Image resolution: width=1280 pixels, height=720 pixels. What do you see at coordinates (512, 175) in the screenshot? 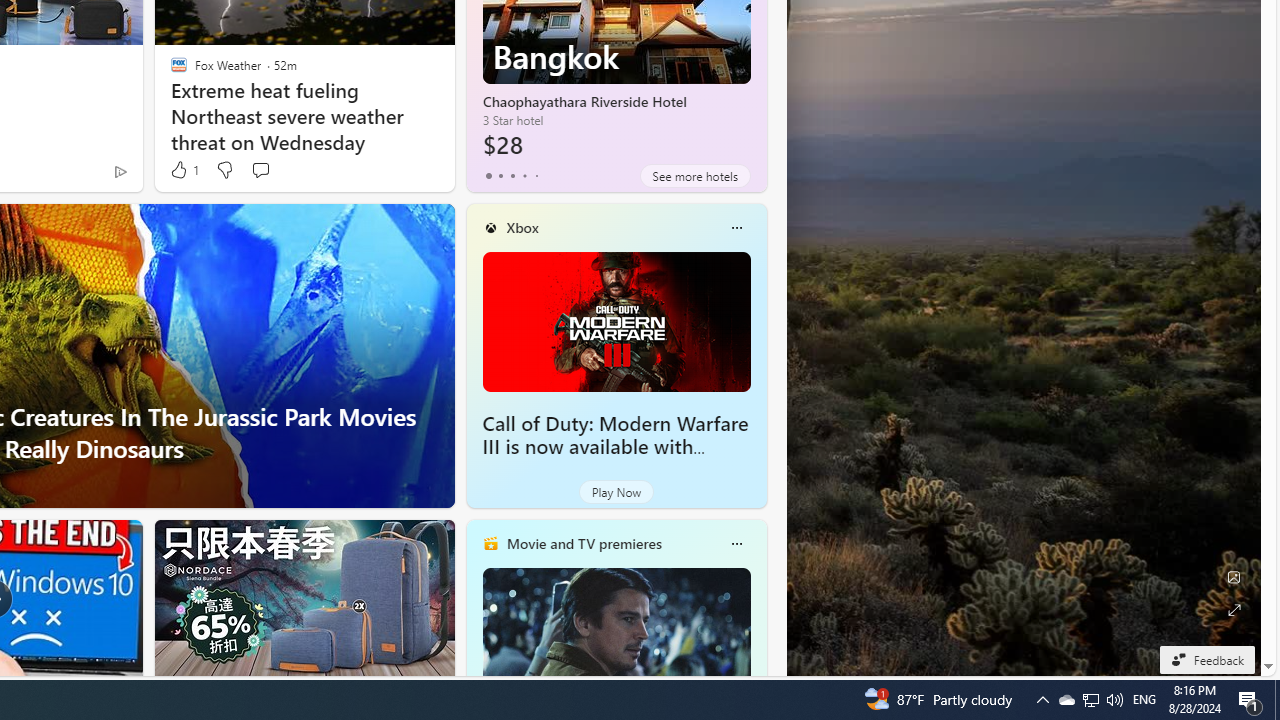
I see `'tab-2'` at bounding box center [512, 175].